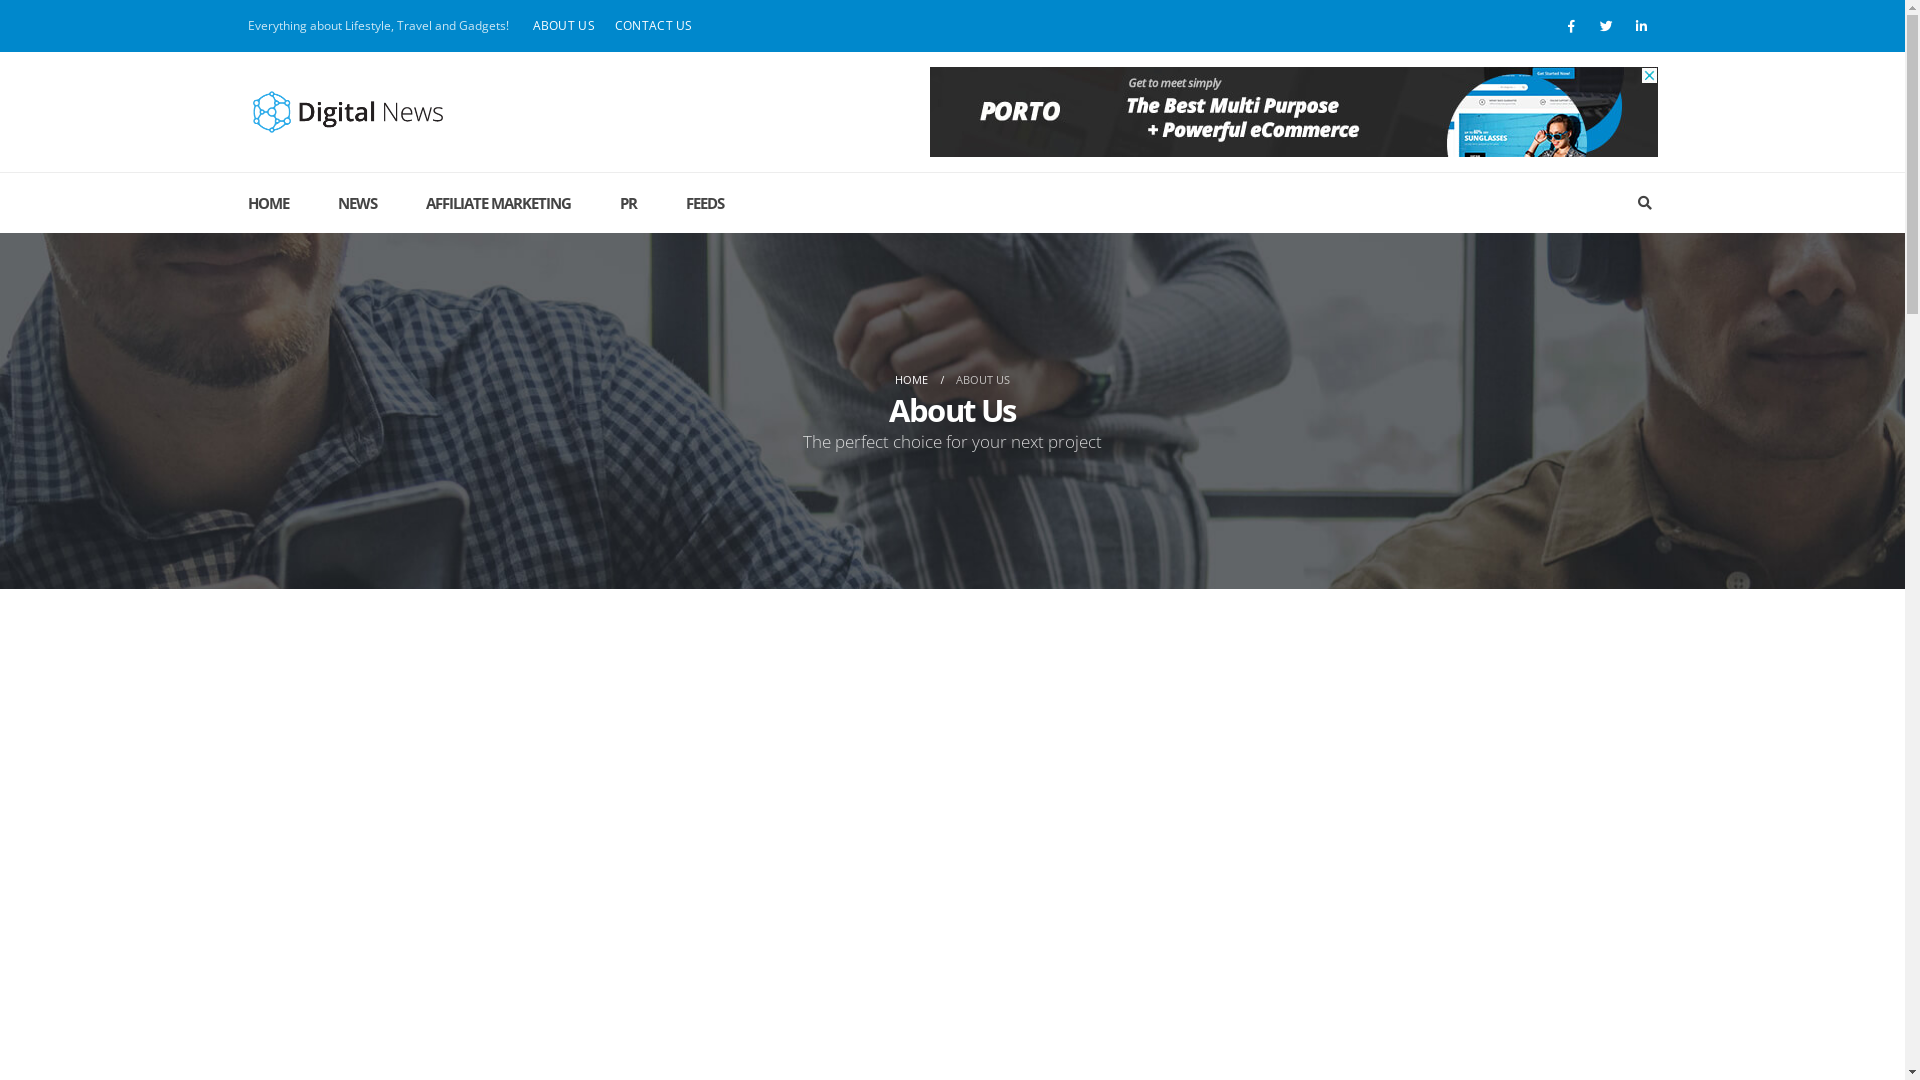 Image resolution: width=1920 pixels, height=1080 pixels. I want to click on 'LinkedIn', so click(1641, 26).